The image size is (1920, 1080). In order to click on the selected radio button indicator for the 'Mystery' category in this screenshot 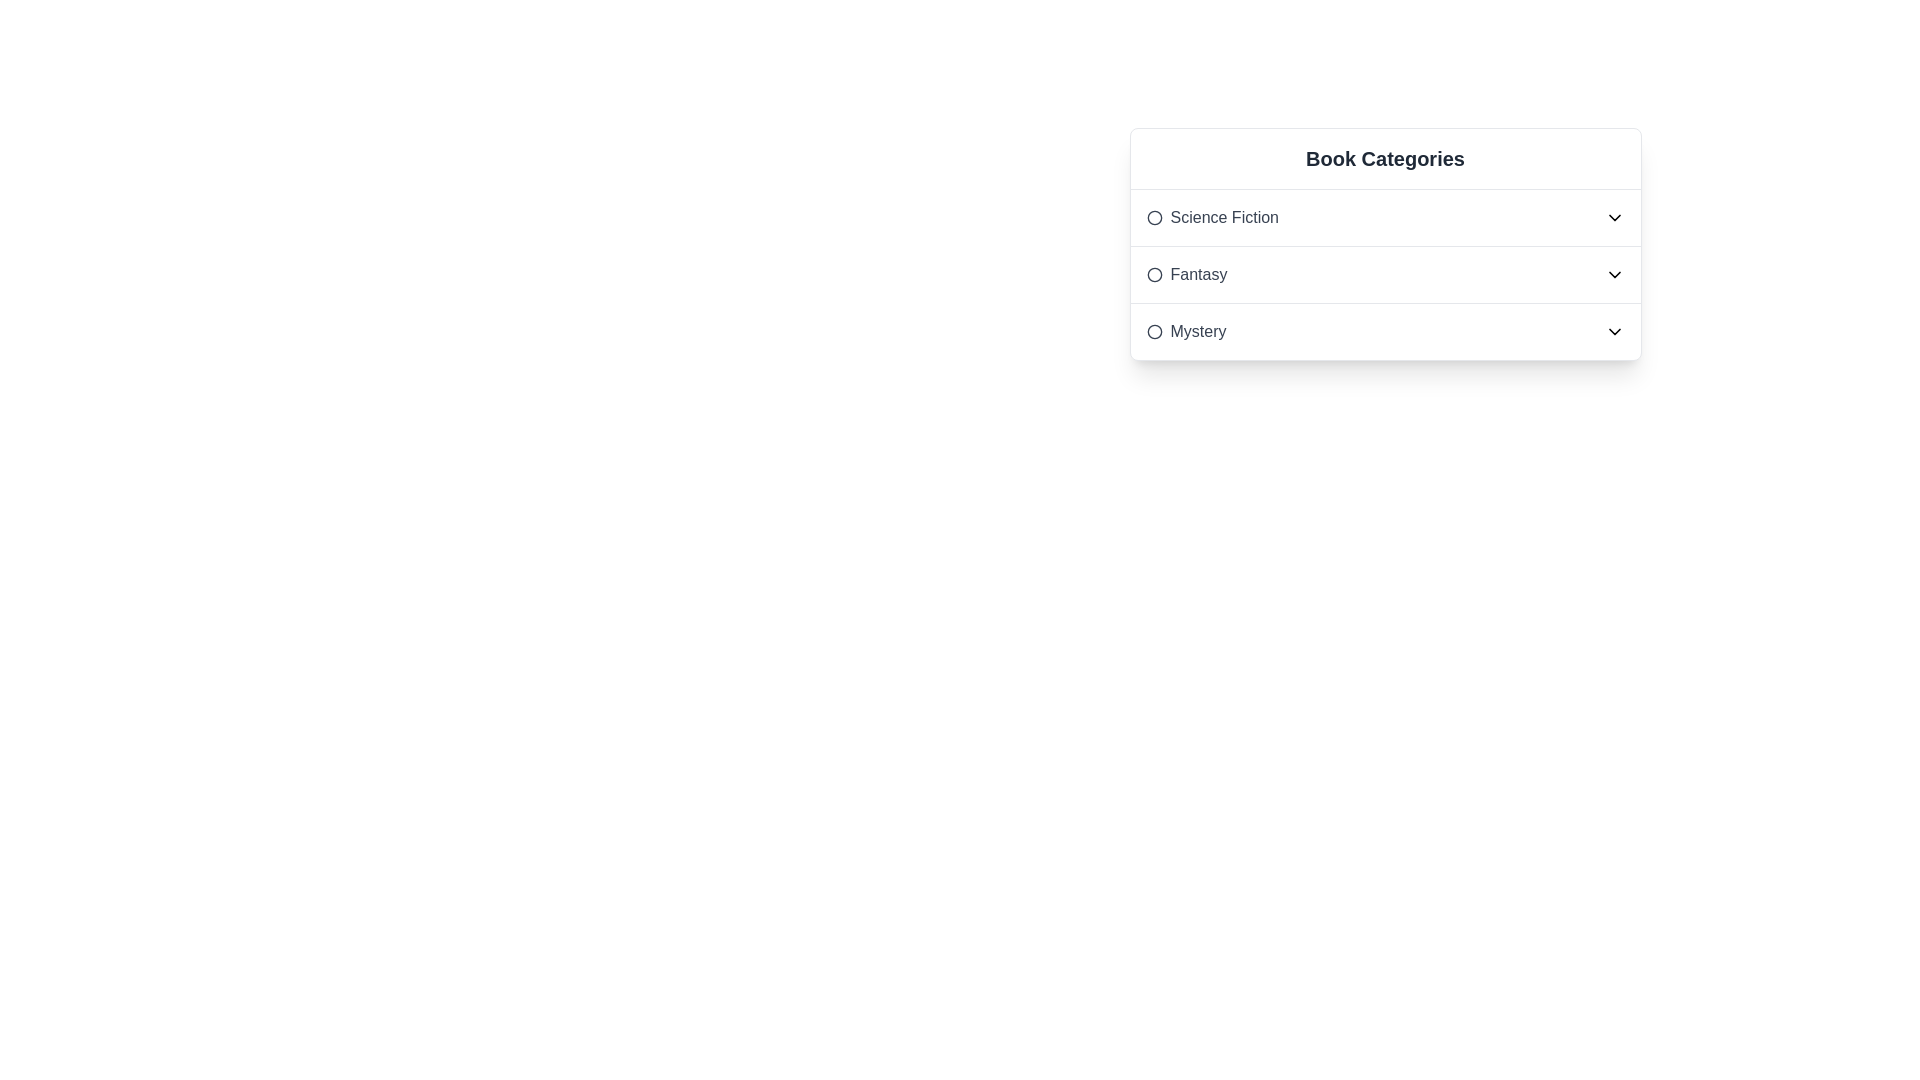, I will do `click(1154, 330)`.